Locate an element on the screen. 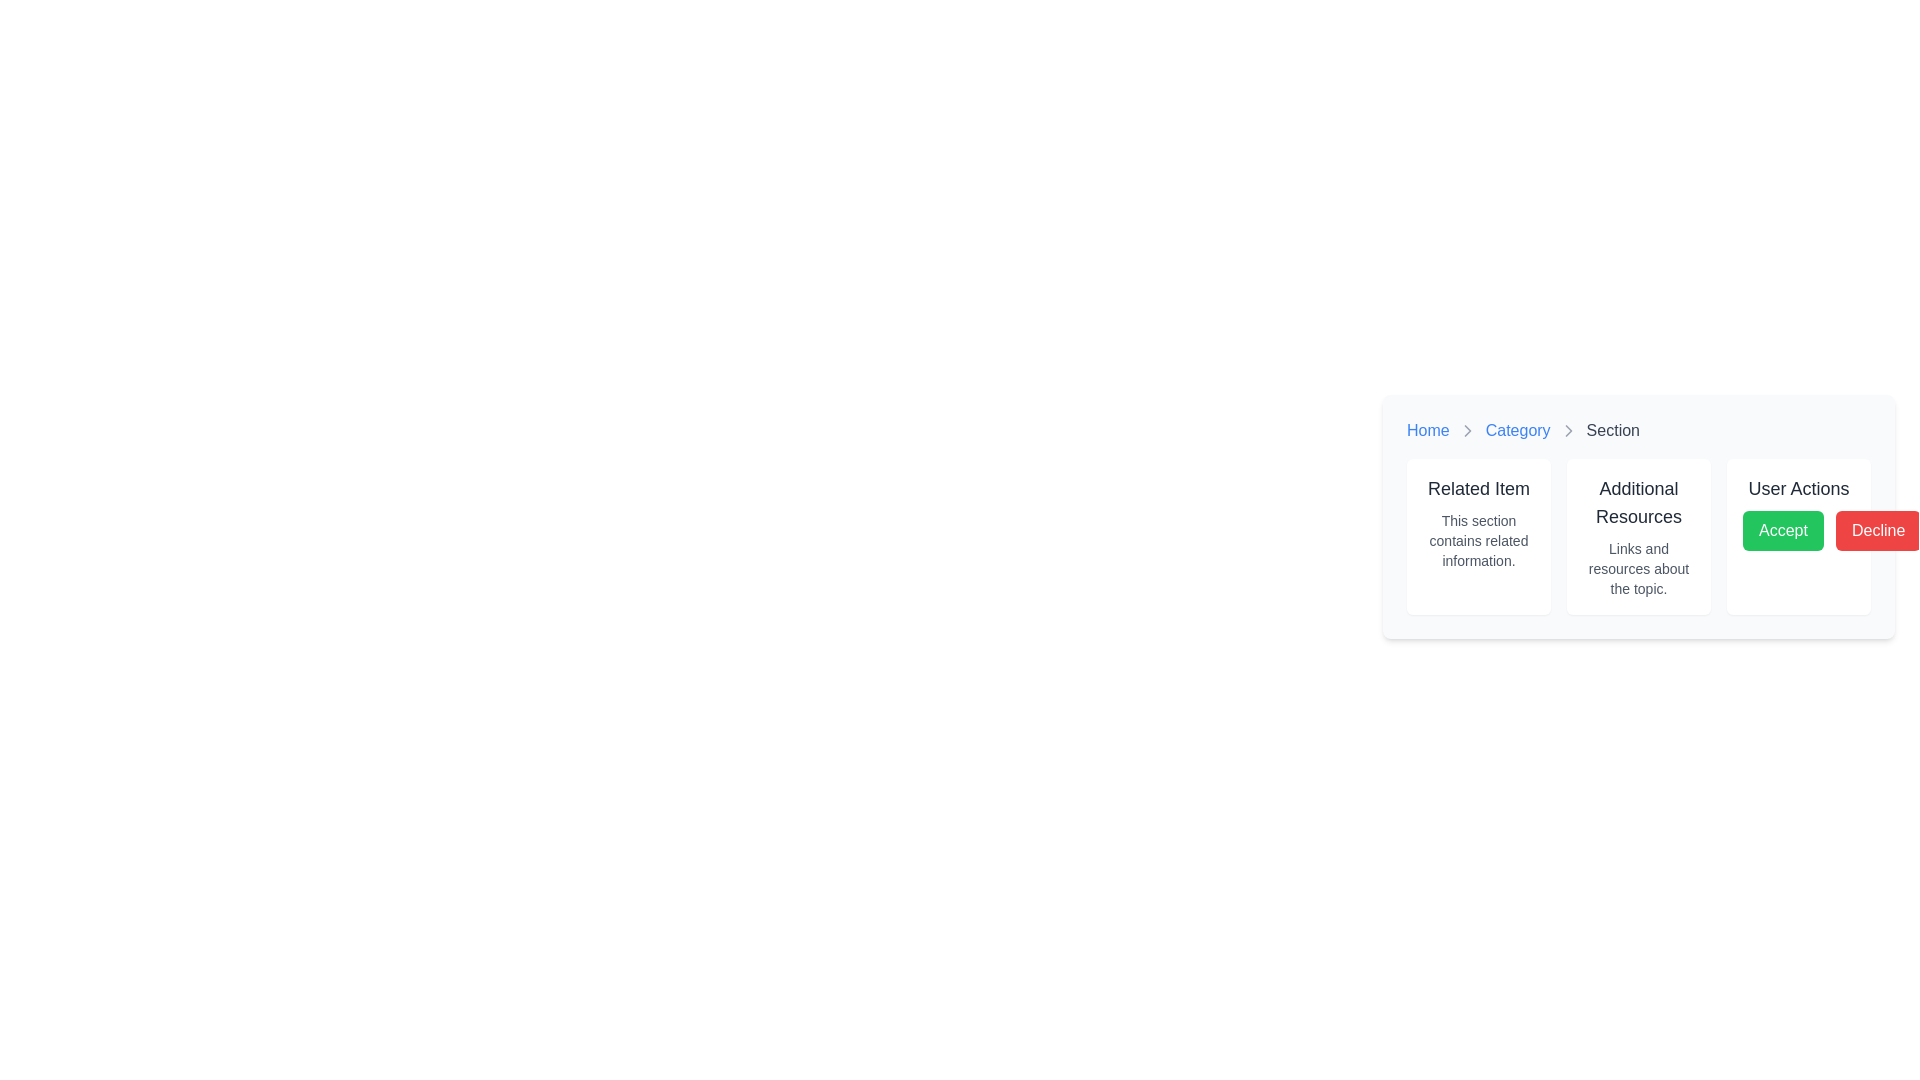  the 'Accept' button, which is a rectangular button with rounded corners, a green background, and white text, positioned within the 'User Actions' button group is located at coordinates (1783, 530).